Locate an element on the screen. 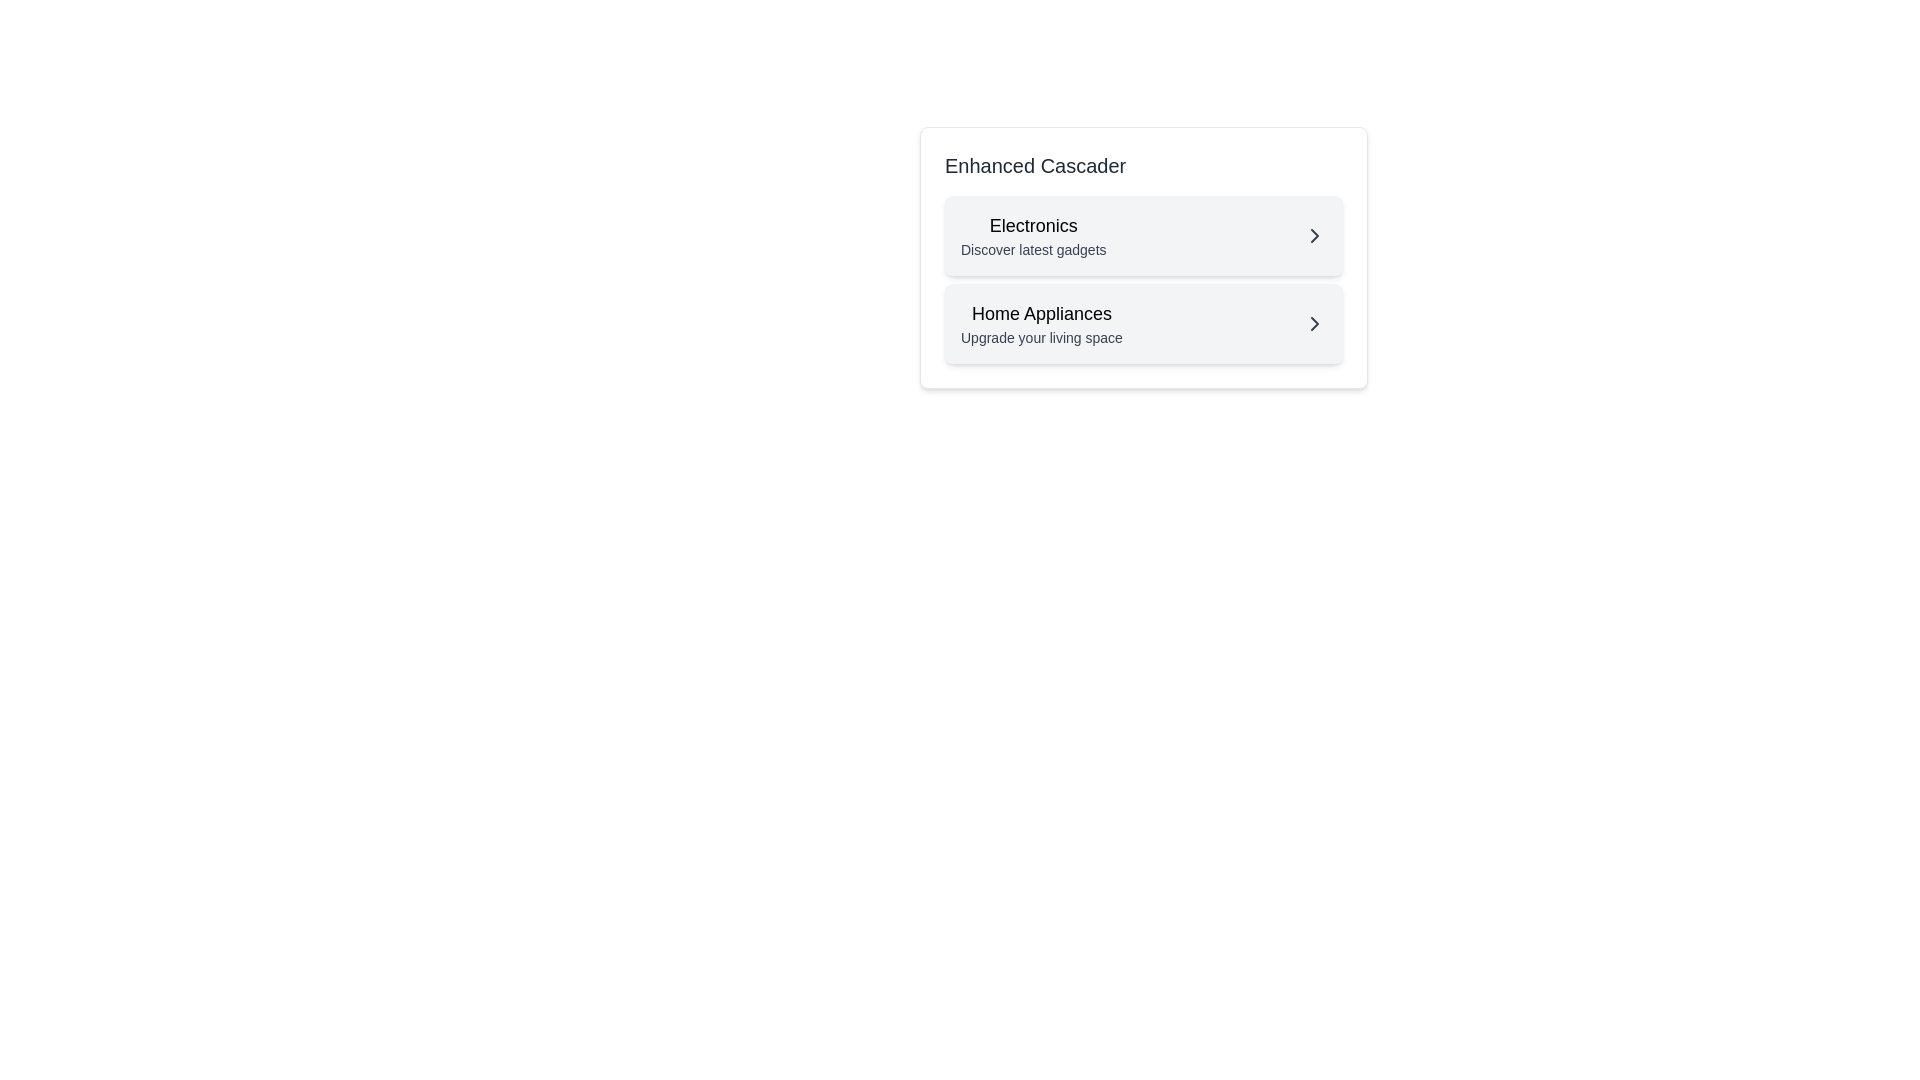 Image resolution: width=1920 pixels, height=1080 pixels. the title text block located in the upper left segment of the card-like component is located at coordinates (1033, 225).